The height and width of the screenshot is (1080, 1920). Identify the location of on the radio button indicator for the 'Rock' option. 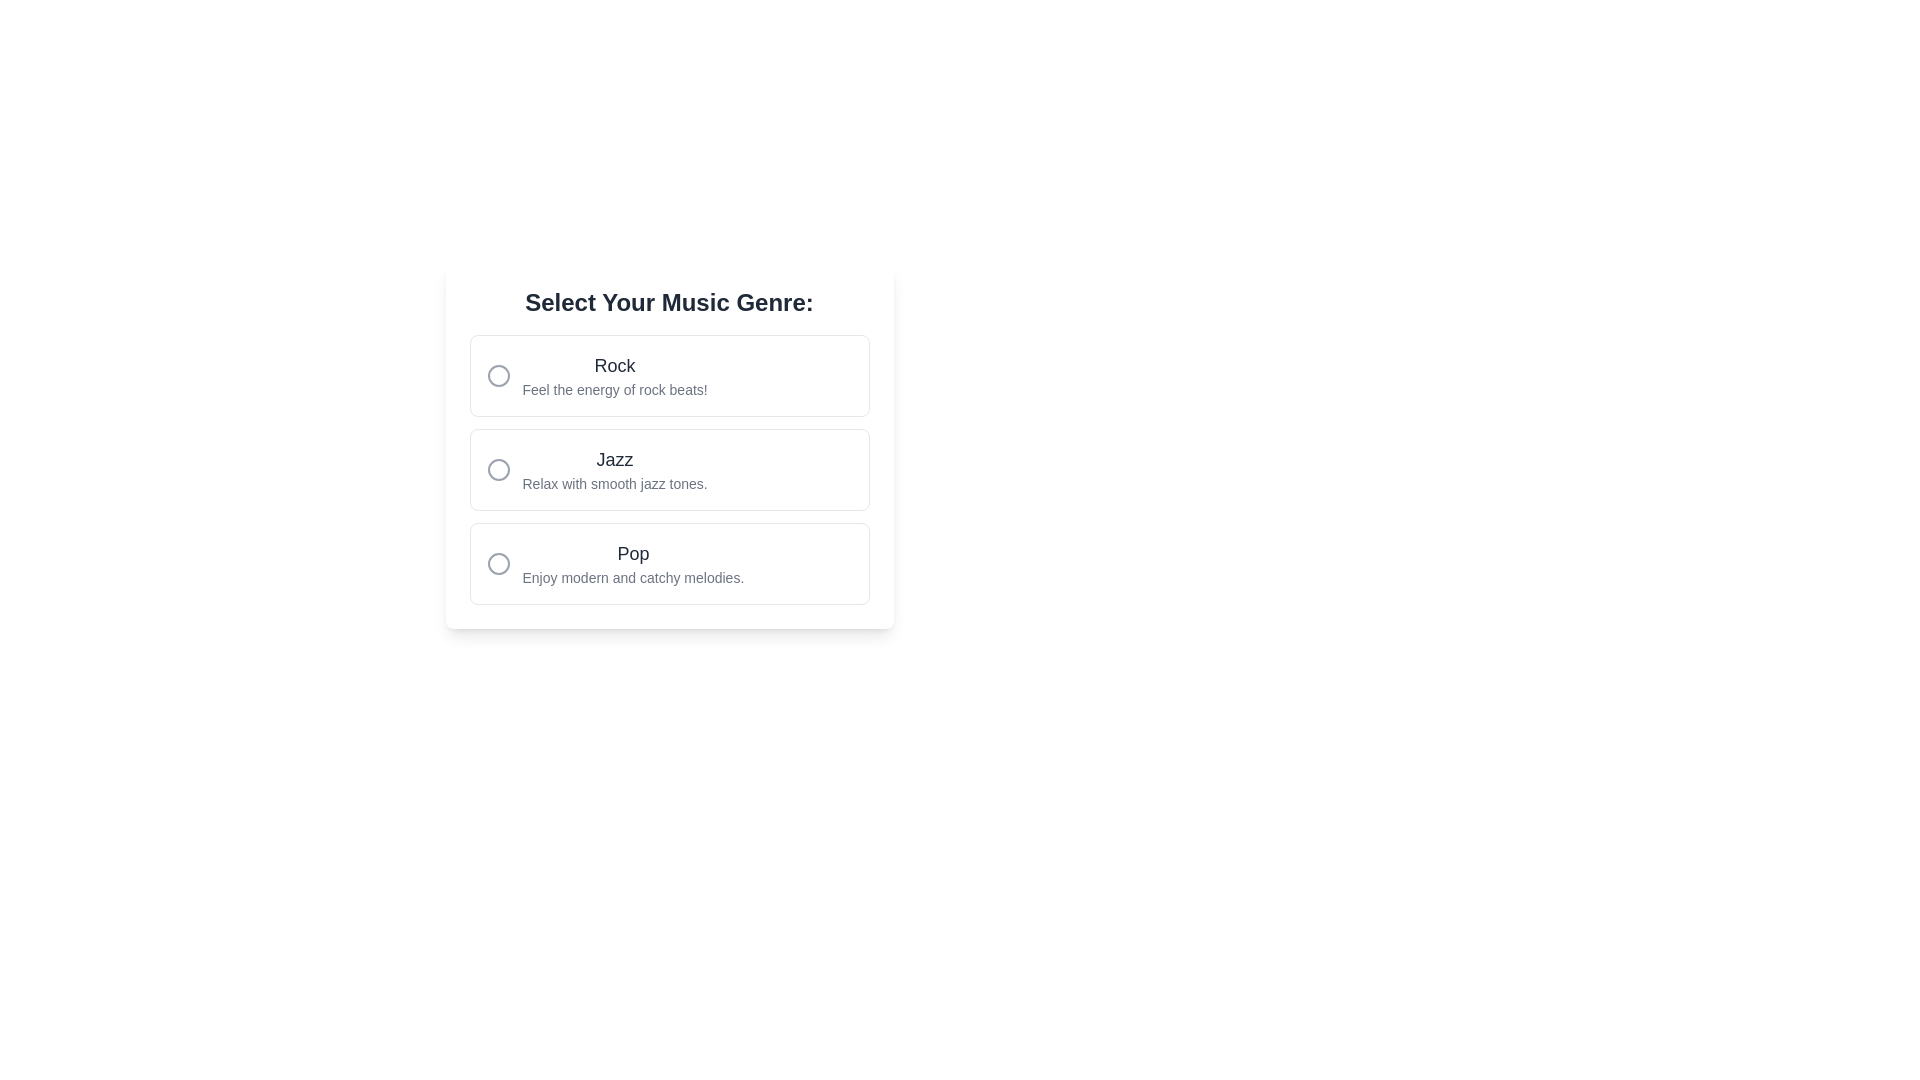
(498, 375).